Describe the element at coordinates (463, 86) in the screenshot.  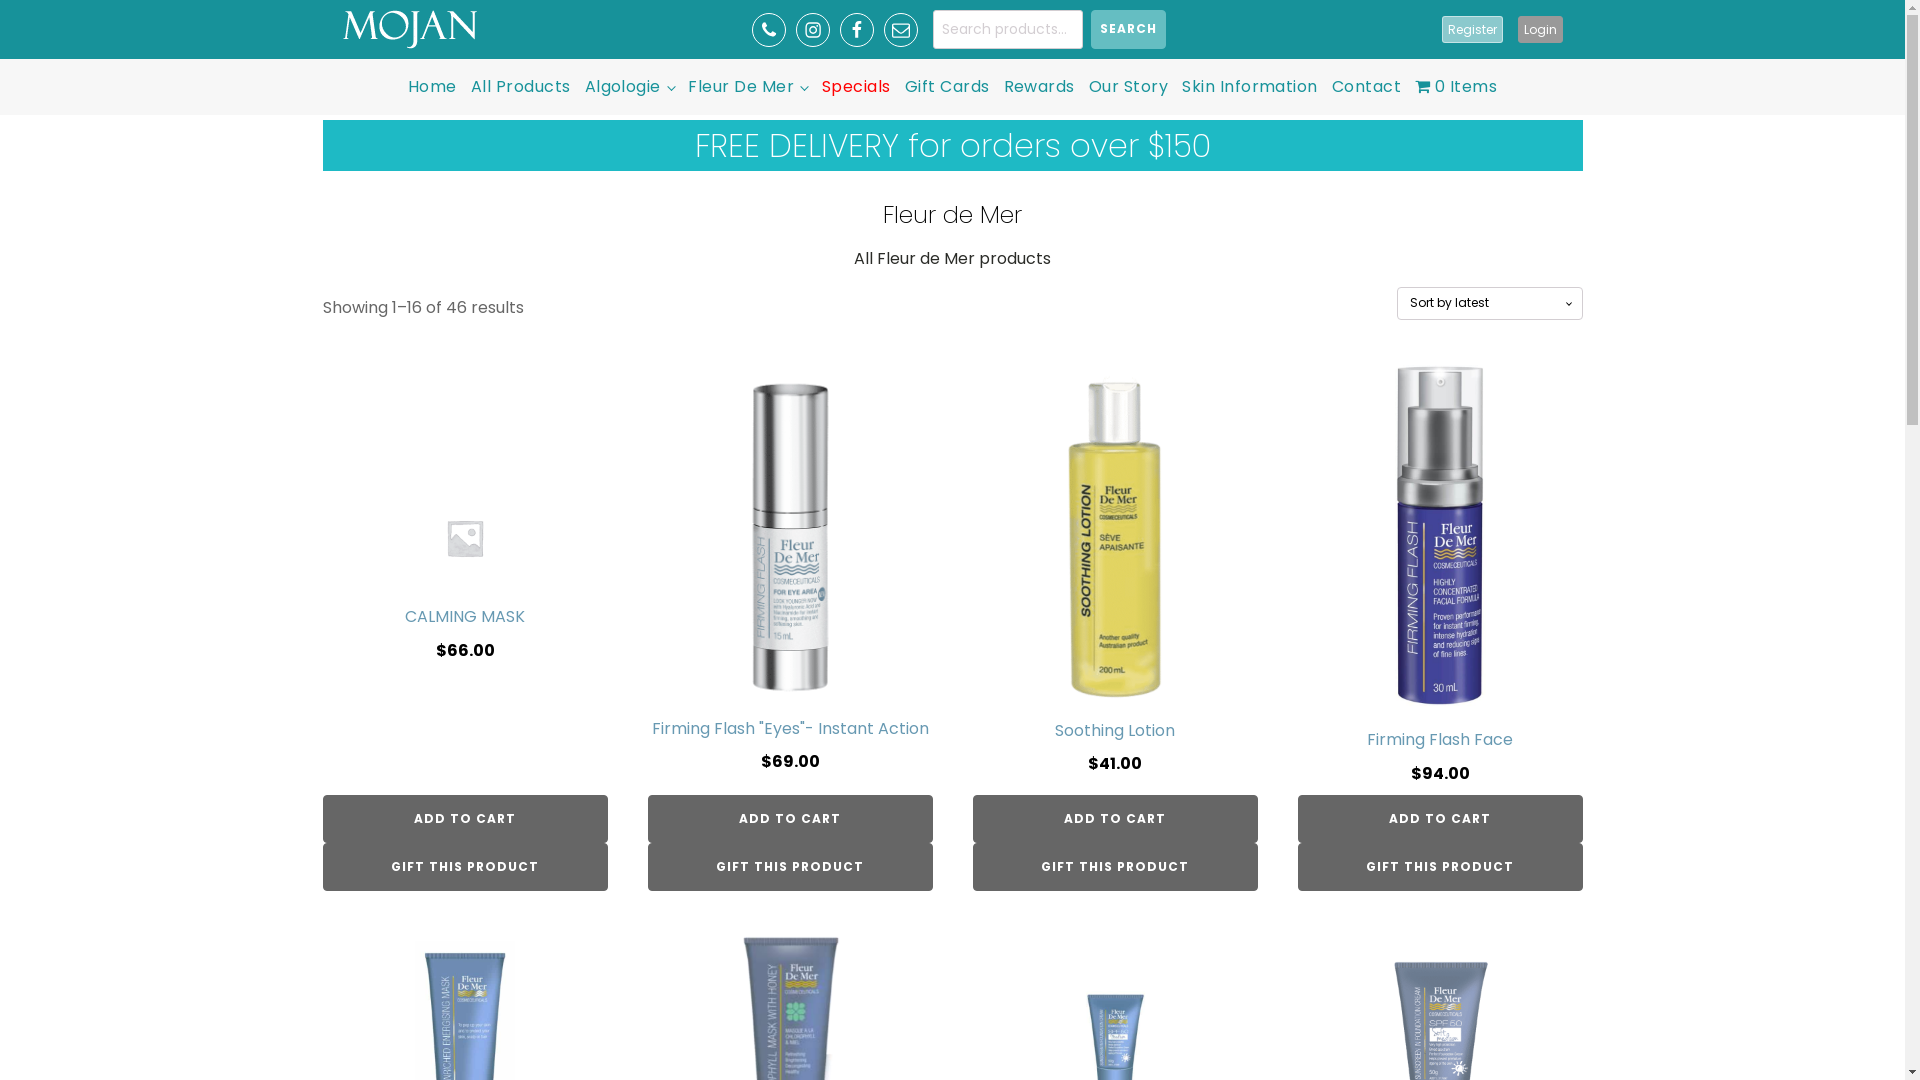
I see `'All Products'` at that location.